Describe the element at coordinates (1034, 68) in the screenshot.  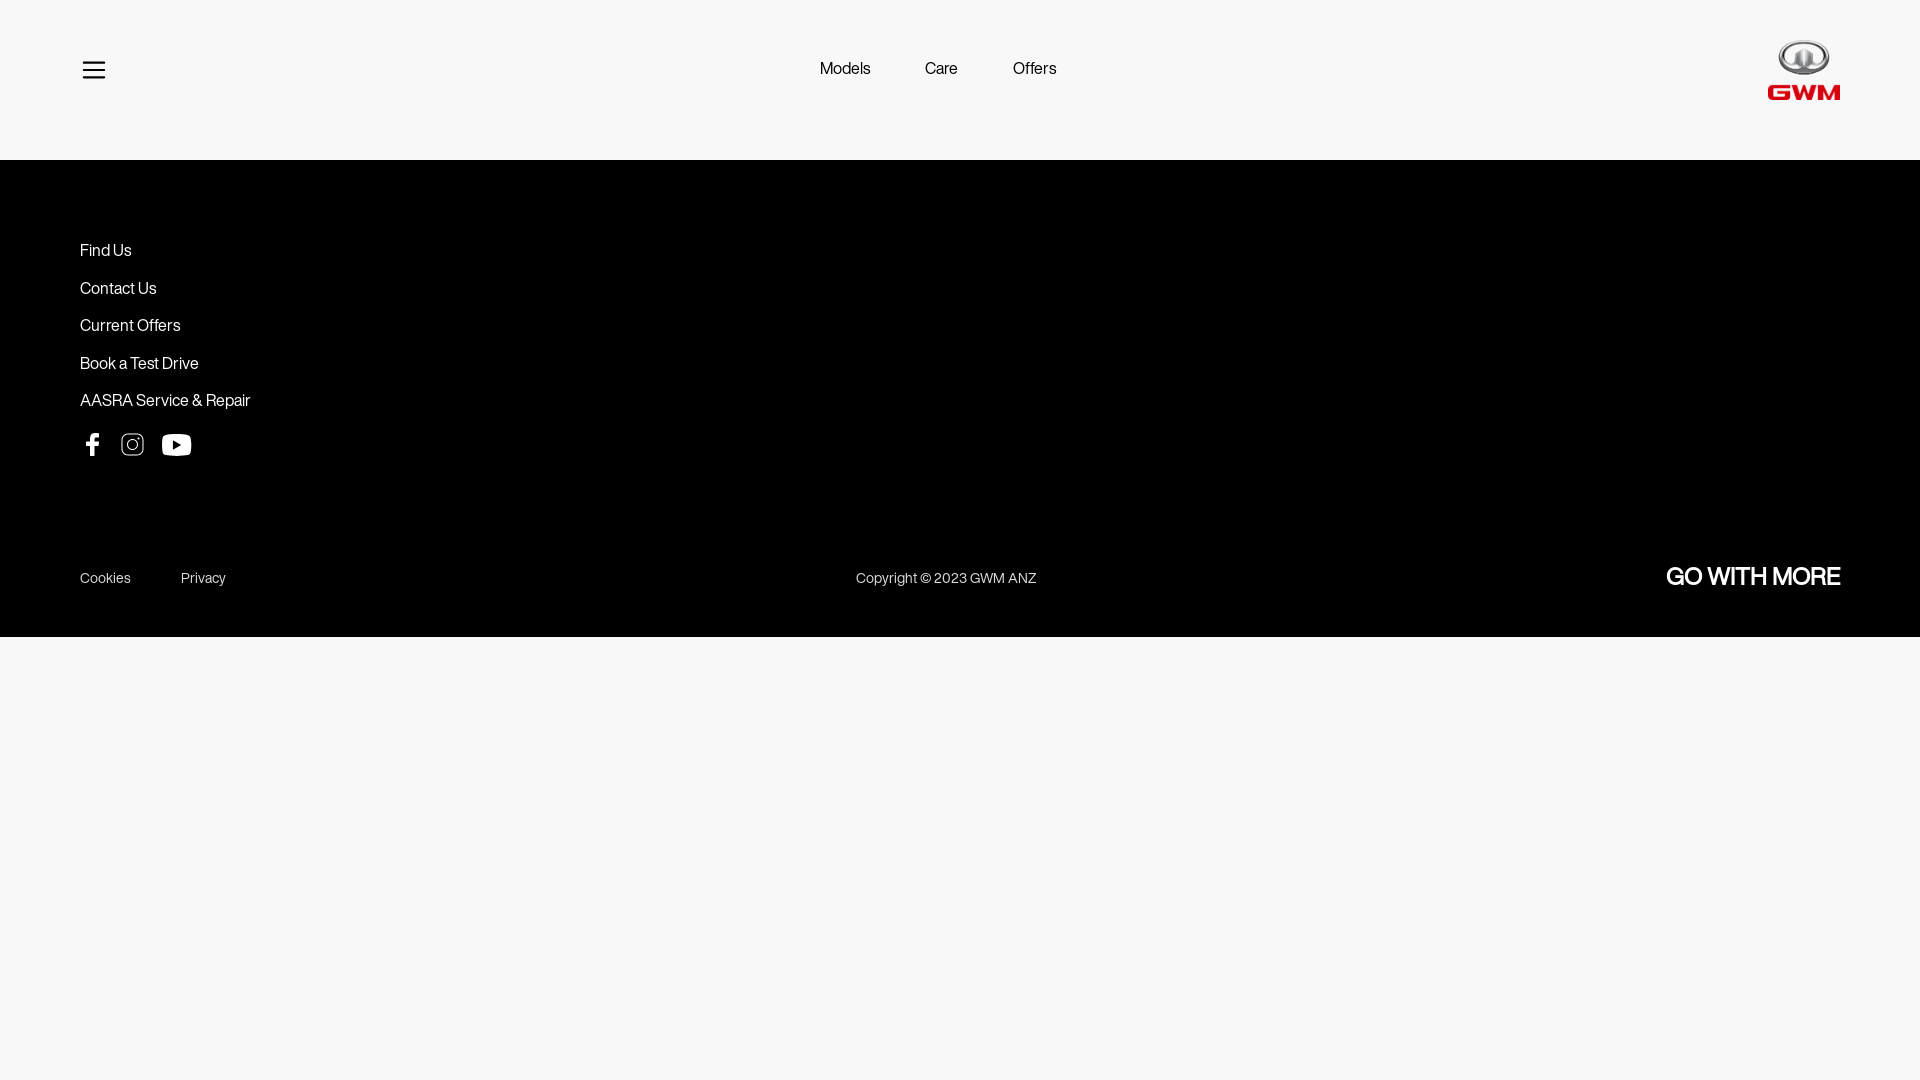
I see `'Offers'` at that location.